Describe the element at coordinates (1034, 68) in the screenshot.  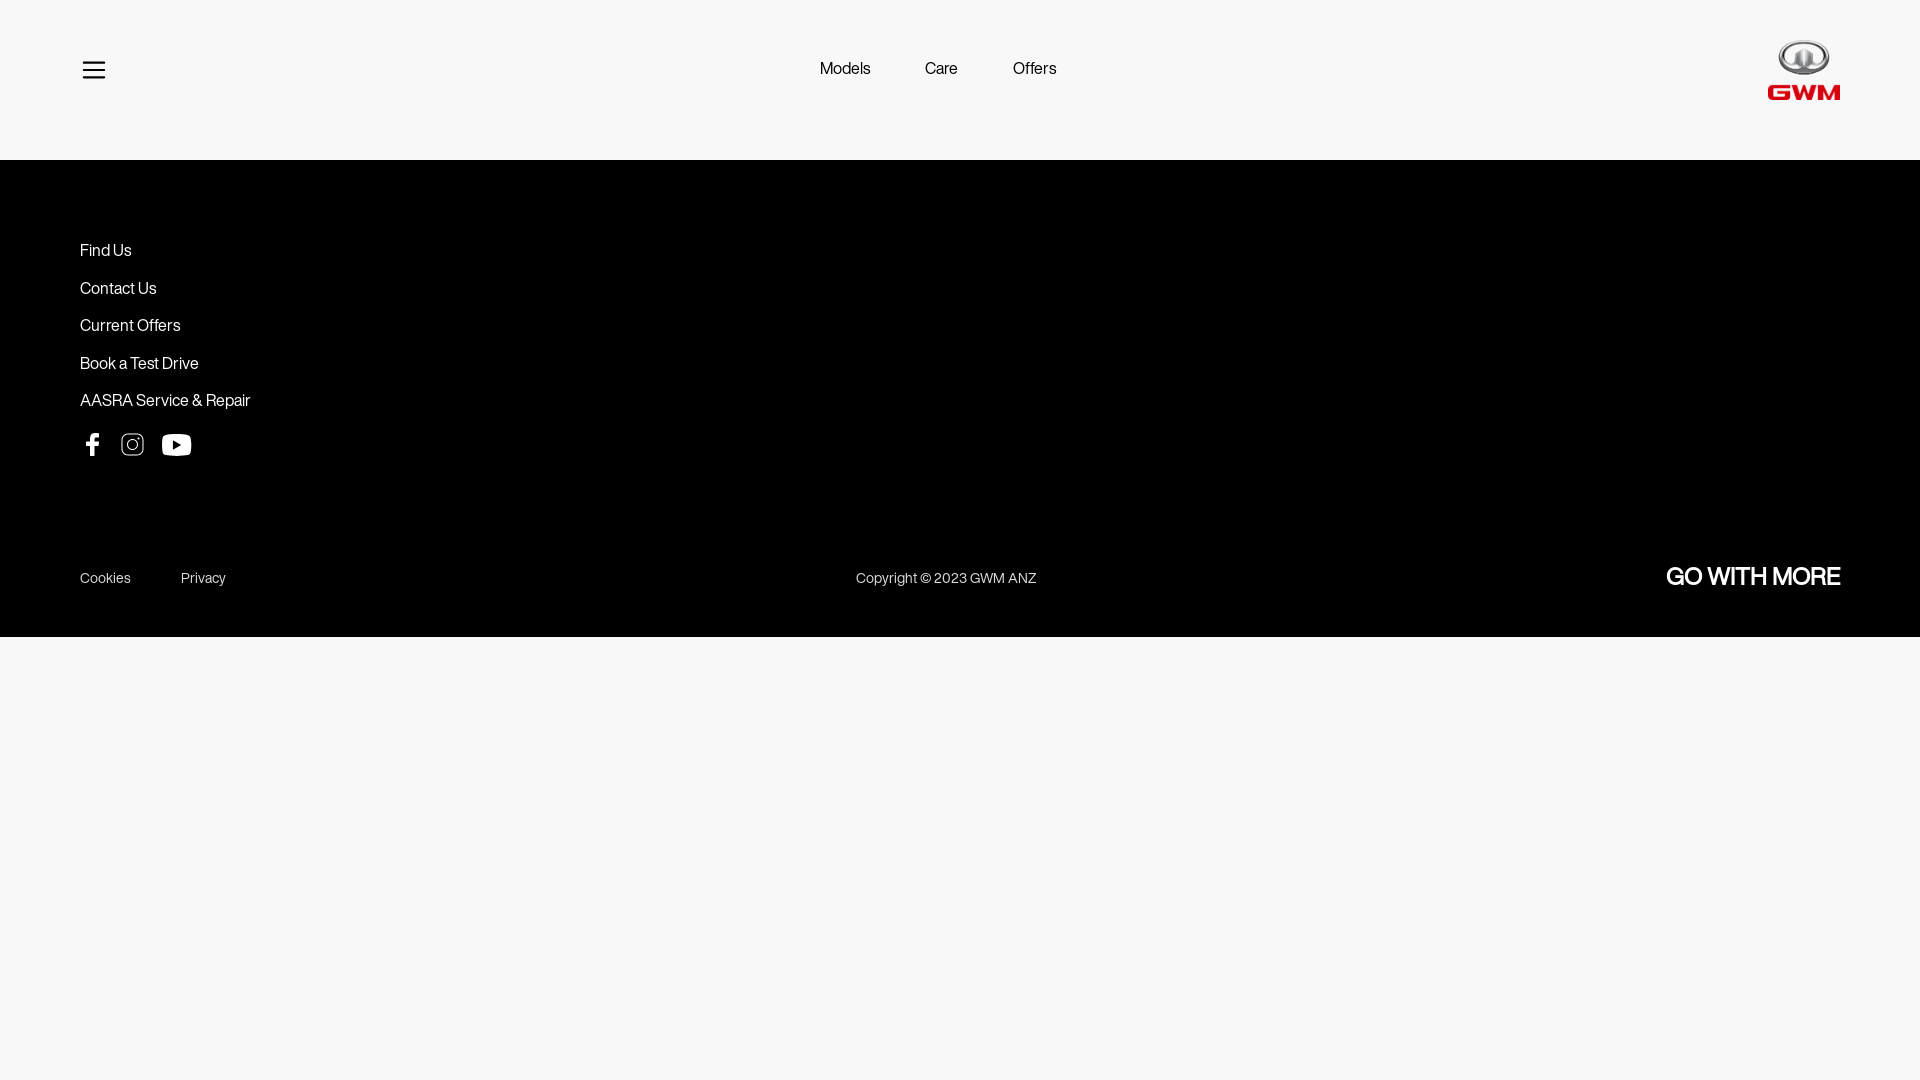
I see `'Offers'` at that location.